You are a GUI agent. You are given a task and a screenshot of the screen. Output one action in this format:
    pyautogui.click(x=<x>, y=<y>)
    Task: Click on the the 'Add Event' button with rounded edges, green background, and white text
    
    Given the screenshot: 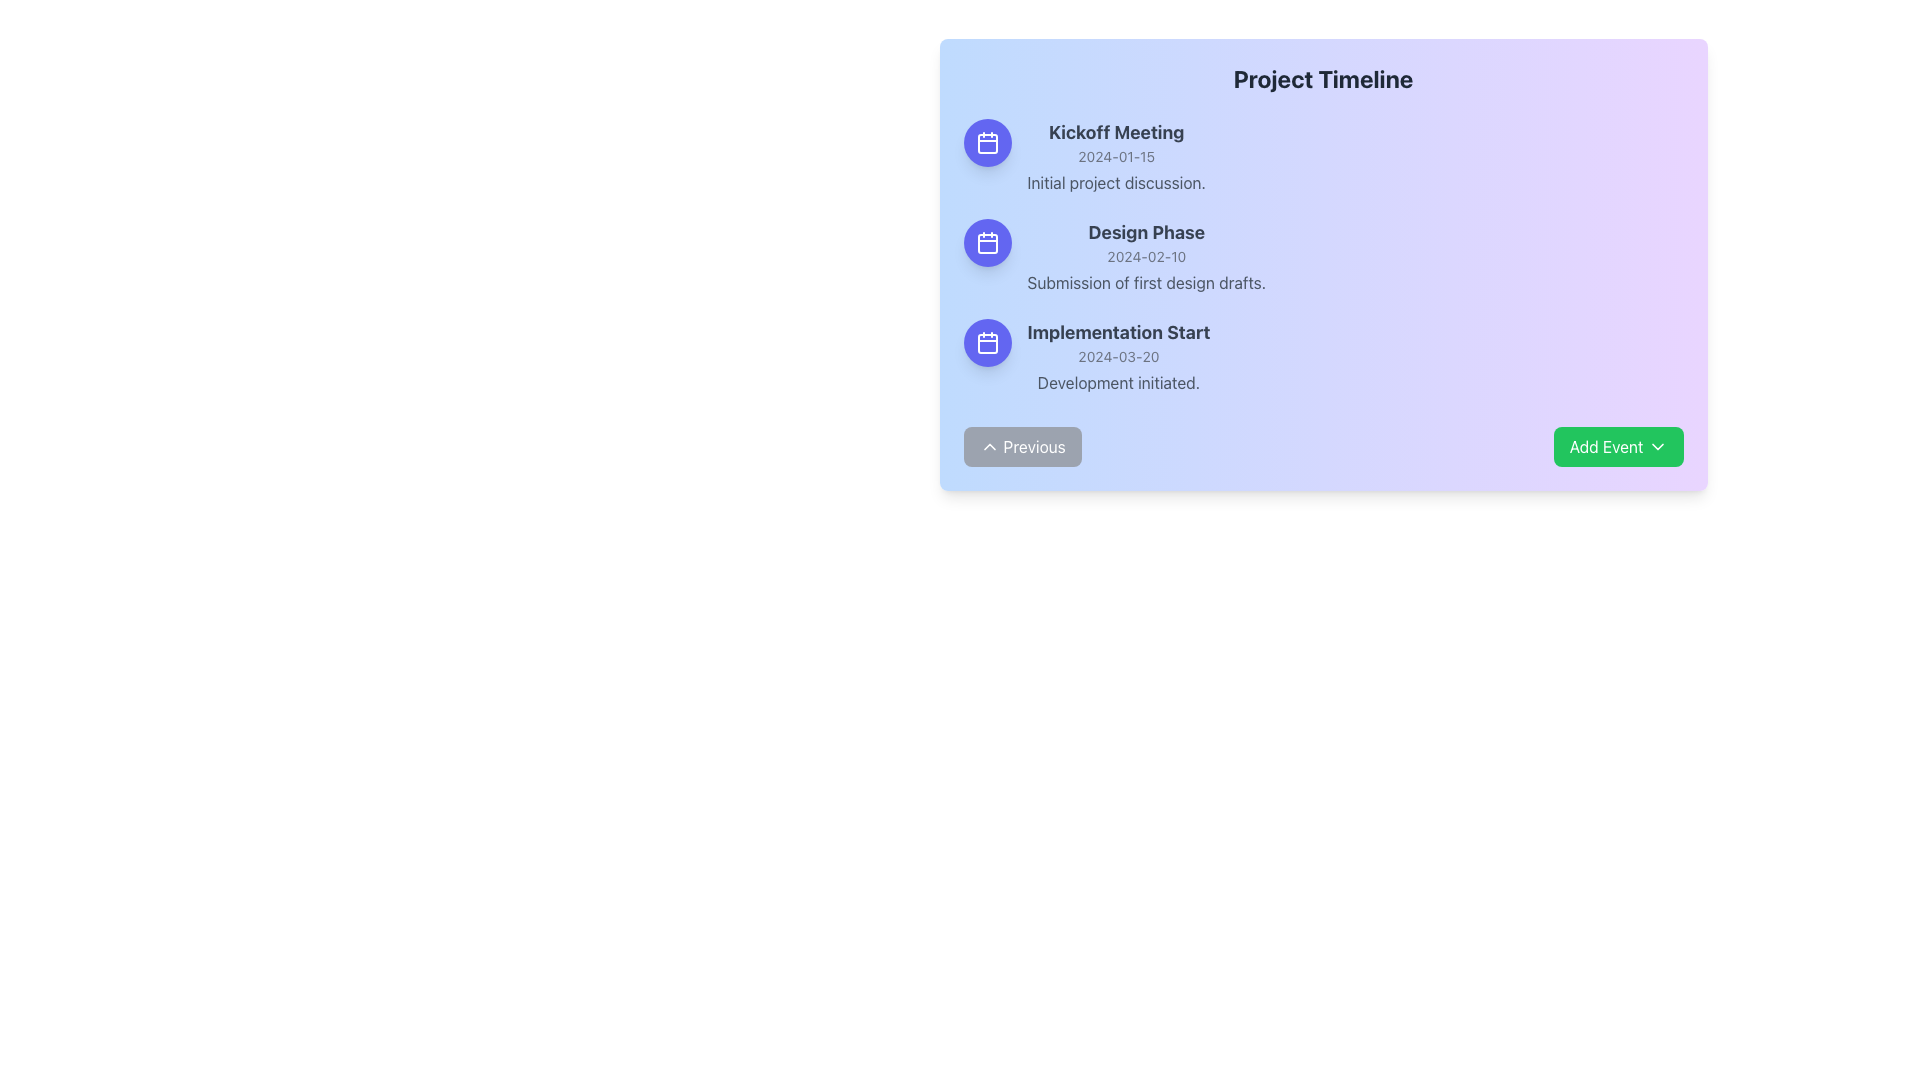 What is the action you would take?
    pyautogui.click(x=1618, y=446)
    